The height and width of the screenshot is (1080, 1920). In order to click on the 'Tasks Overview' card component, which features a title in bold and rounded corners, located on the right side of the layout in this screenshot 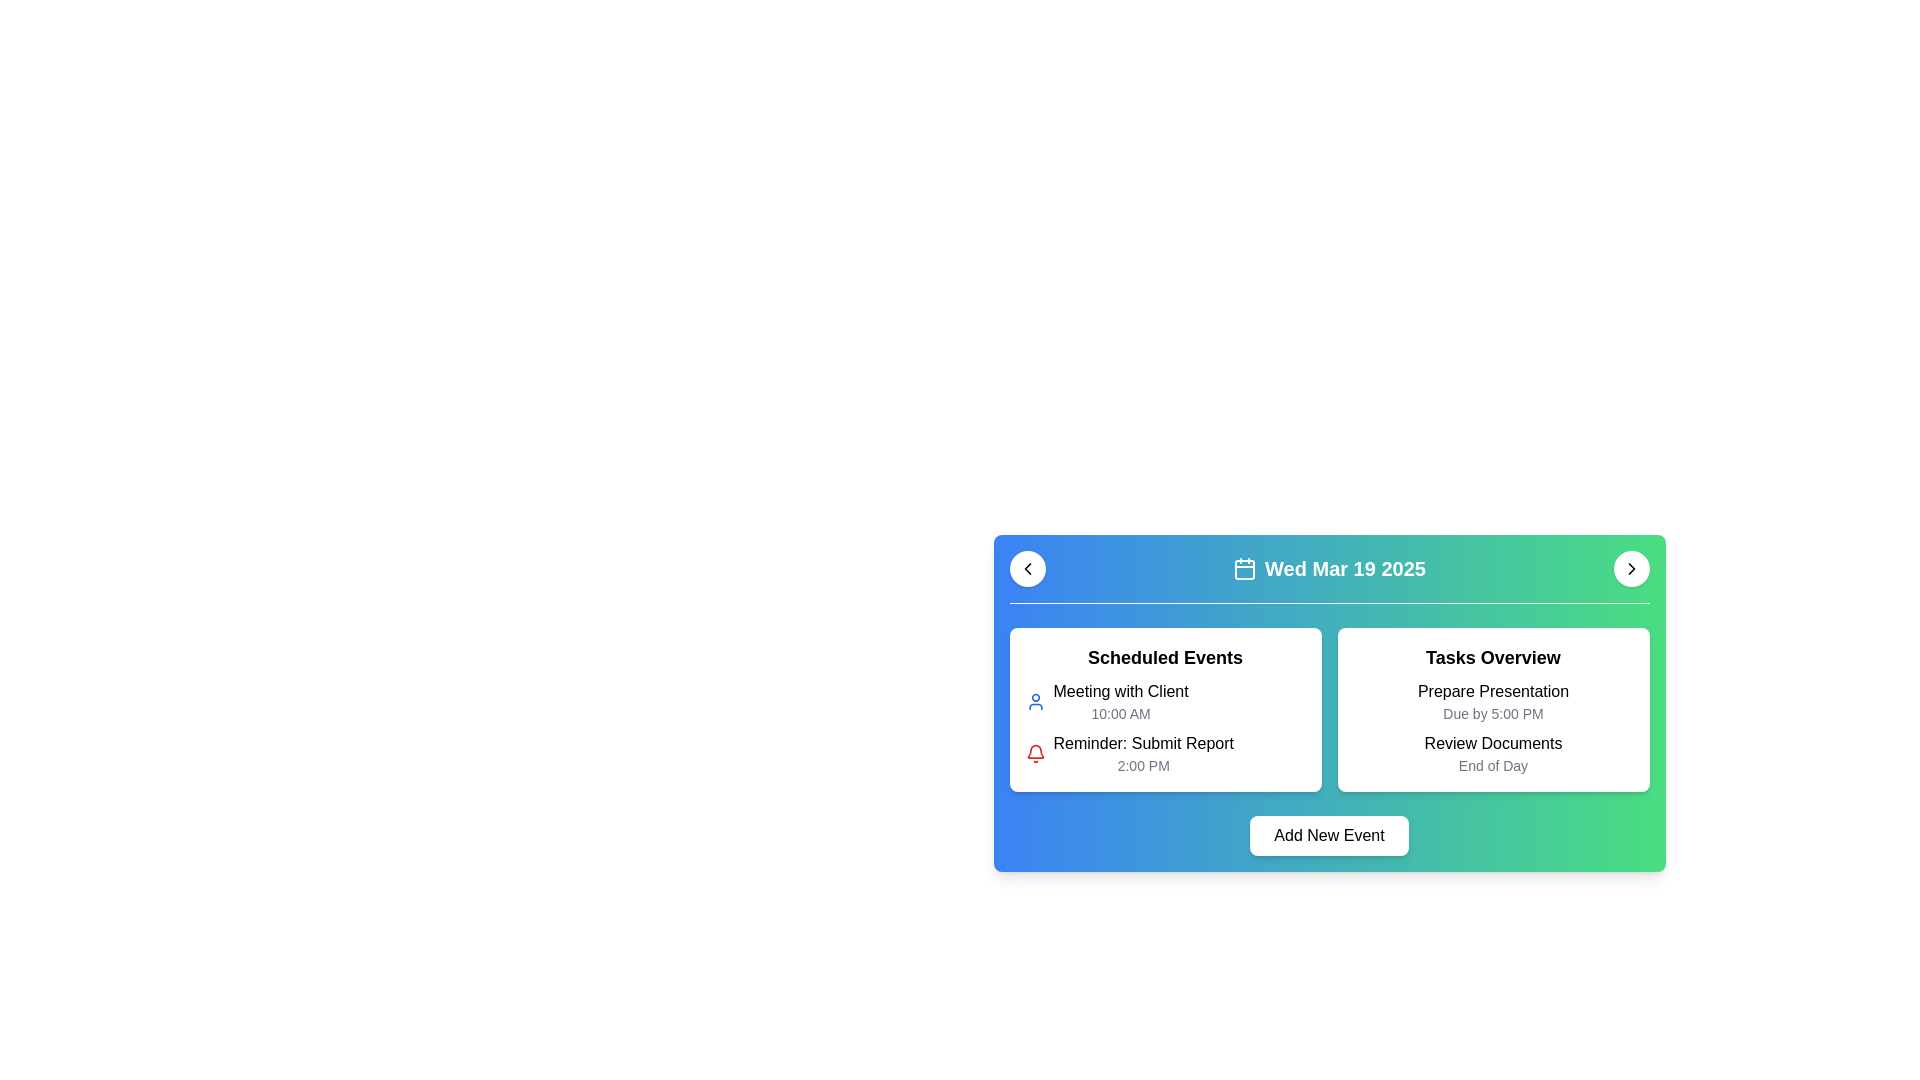, I will do `click(1493, 708)`.